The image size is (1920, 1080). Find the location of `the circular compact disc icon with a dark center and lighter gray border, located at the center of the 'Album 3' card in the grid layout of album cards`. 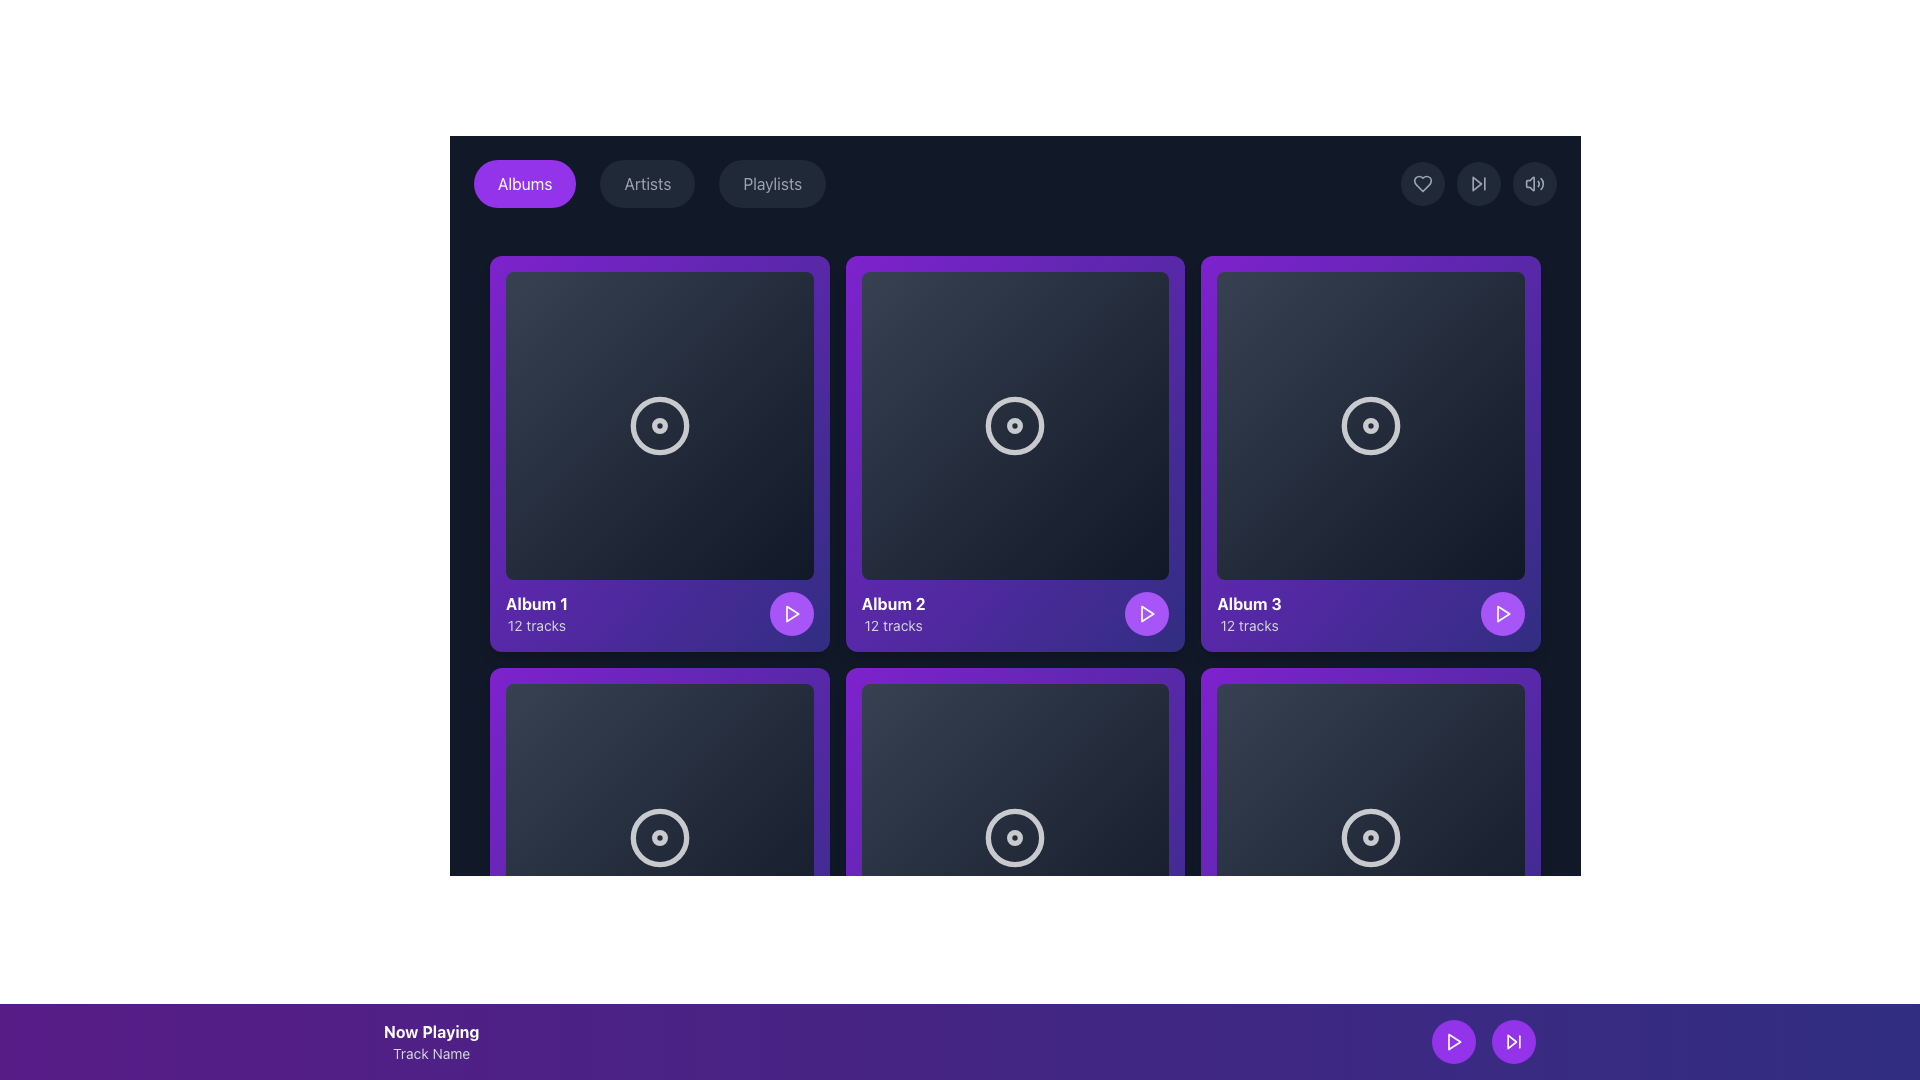

the circular compact disc icon with a dark center and lighter gray border, located at the center of the 'Album 3' card in the grid layout of album cards is located at coordinates (1370, 424).